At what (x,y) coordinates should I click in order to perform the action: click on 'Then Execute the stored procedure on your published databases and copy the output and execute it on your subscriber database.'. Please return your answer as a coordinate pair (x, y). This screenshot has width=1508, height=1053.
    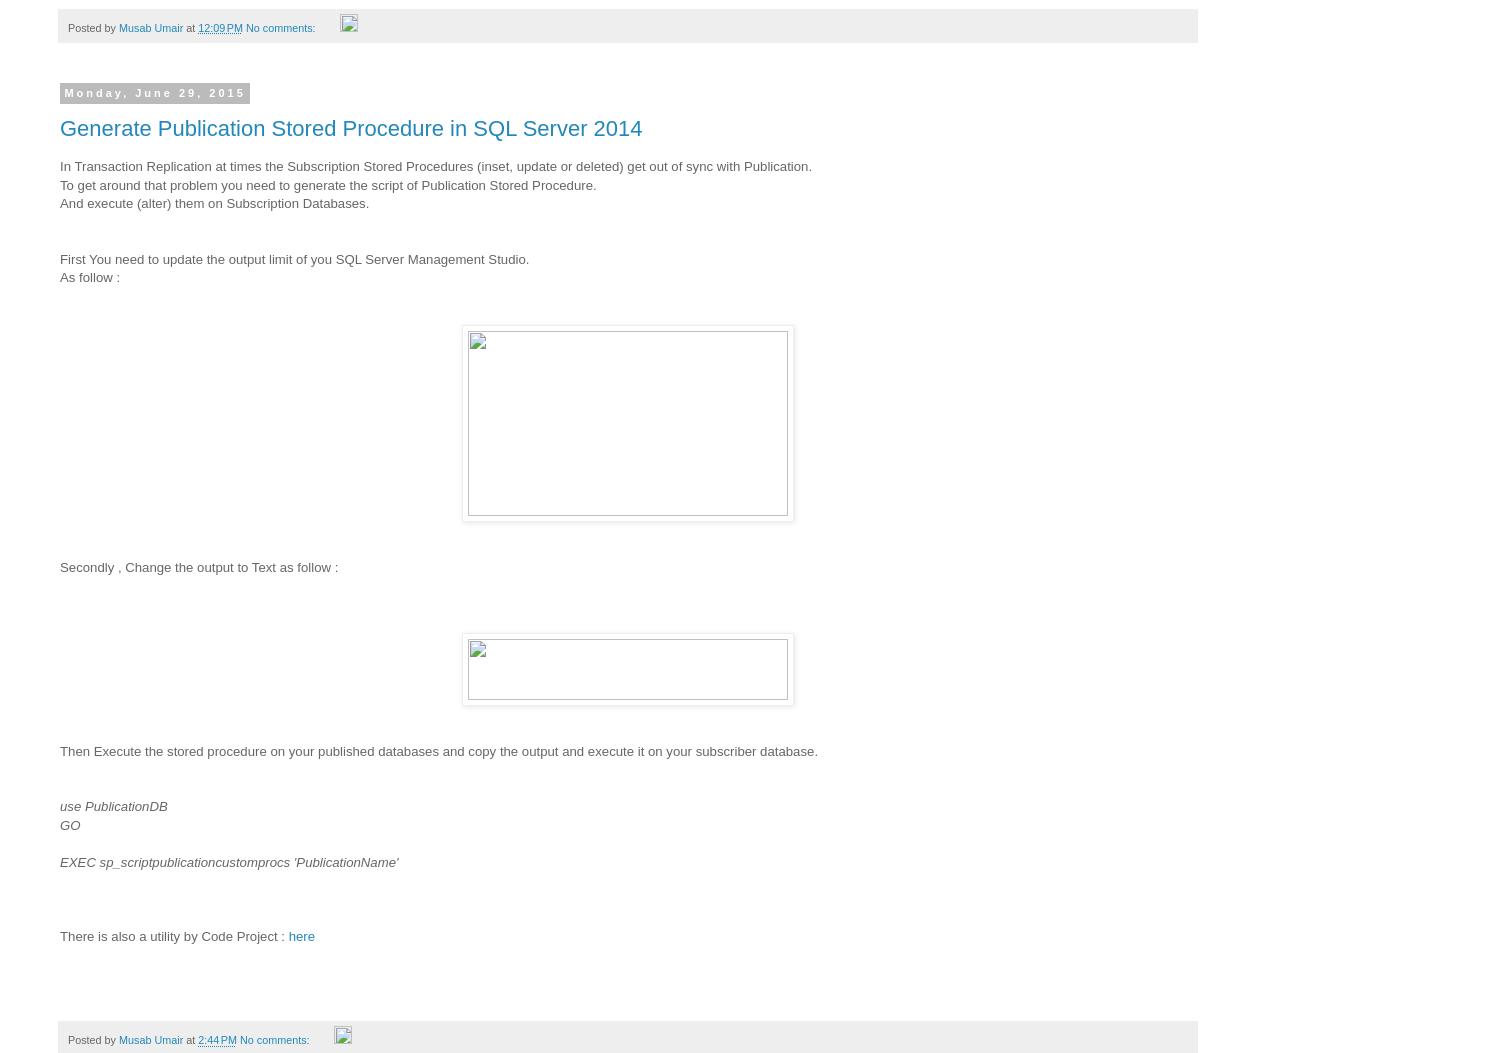
    Looking at the image, I should click on (438, 749).